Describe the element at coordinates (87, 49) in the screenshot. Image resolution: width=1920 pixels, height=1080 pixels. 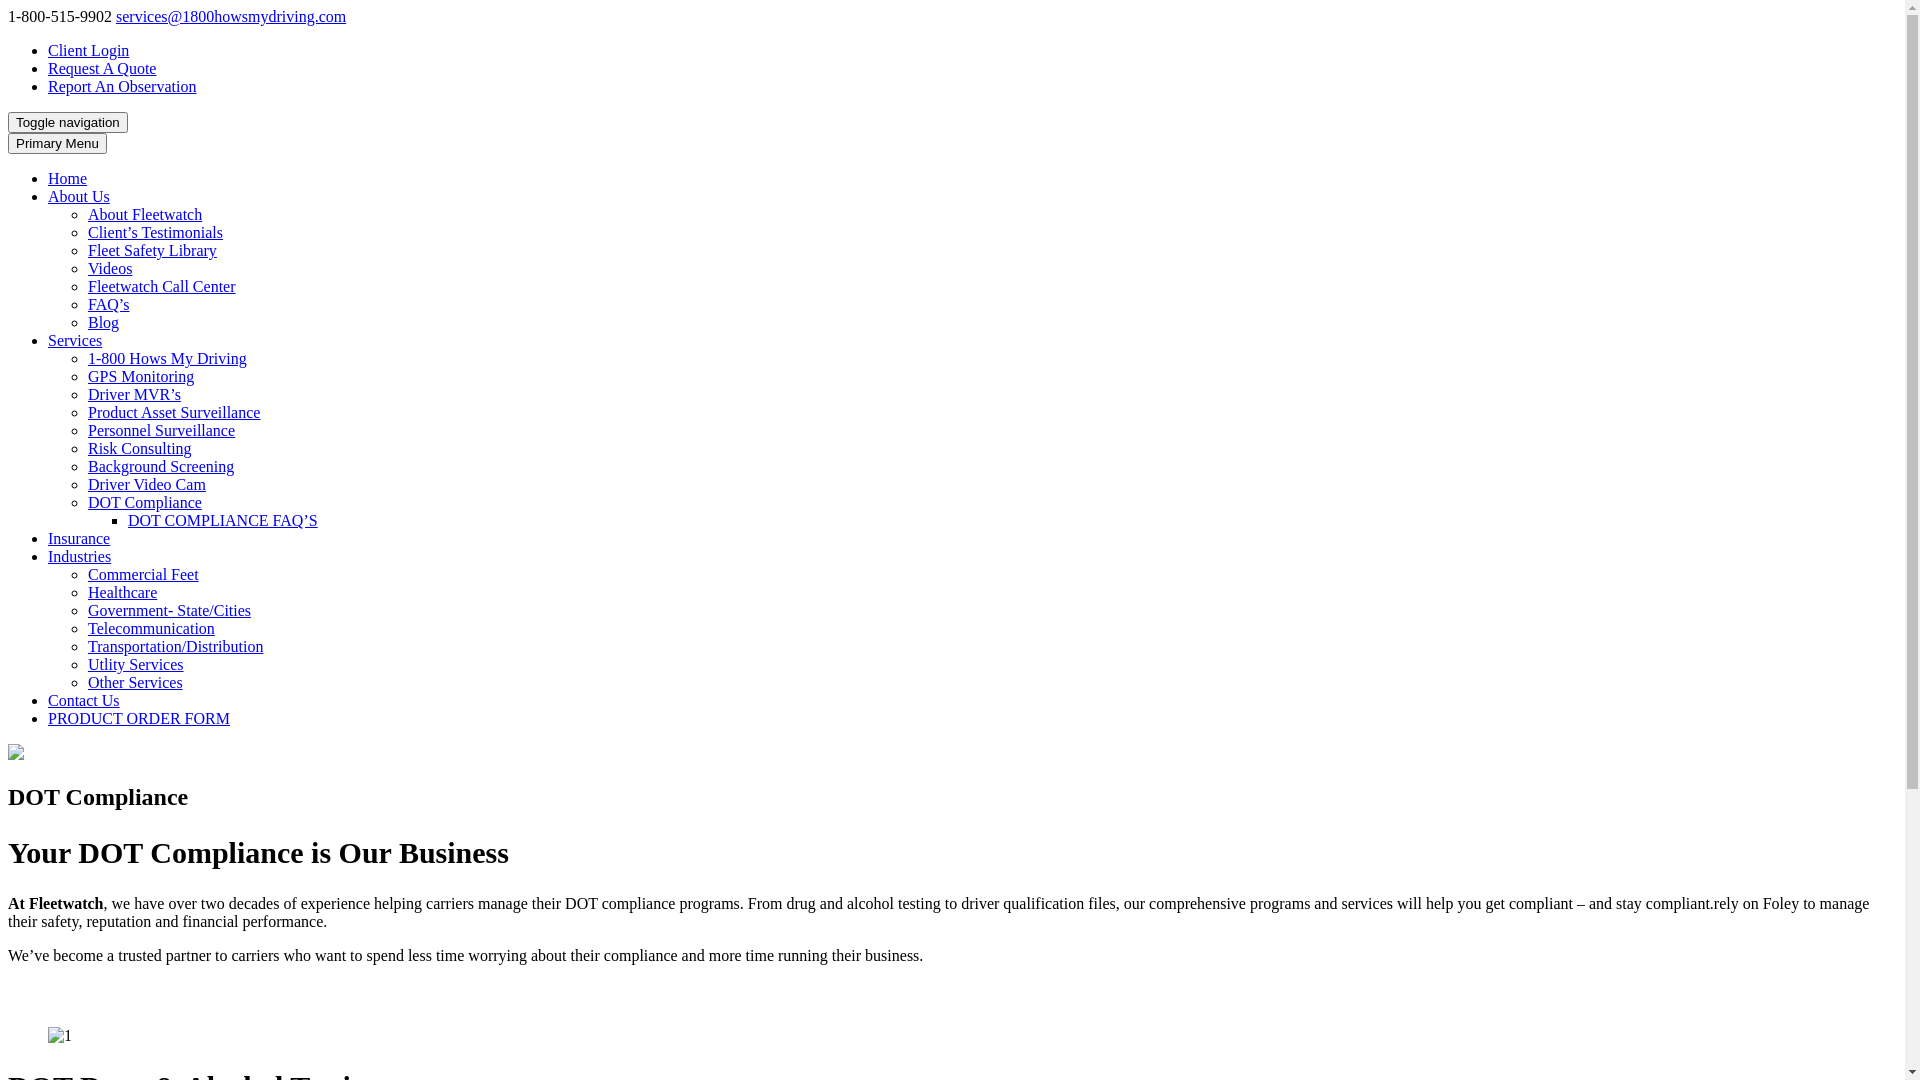
I see `'Client Login'` at that location.